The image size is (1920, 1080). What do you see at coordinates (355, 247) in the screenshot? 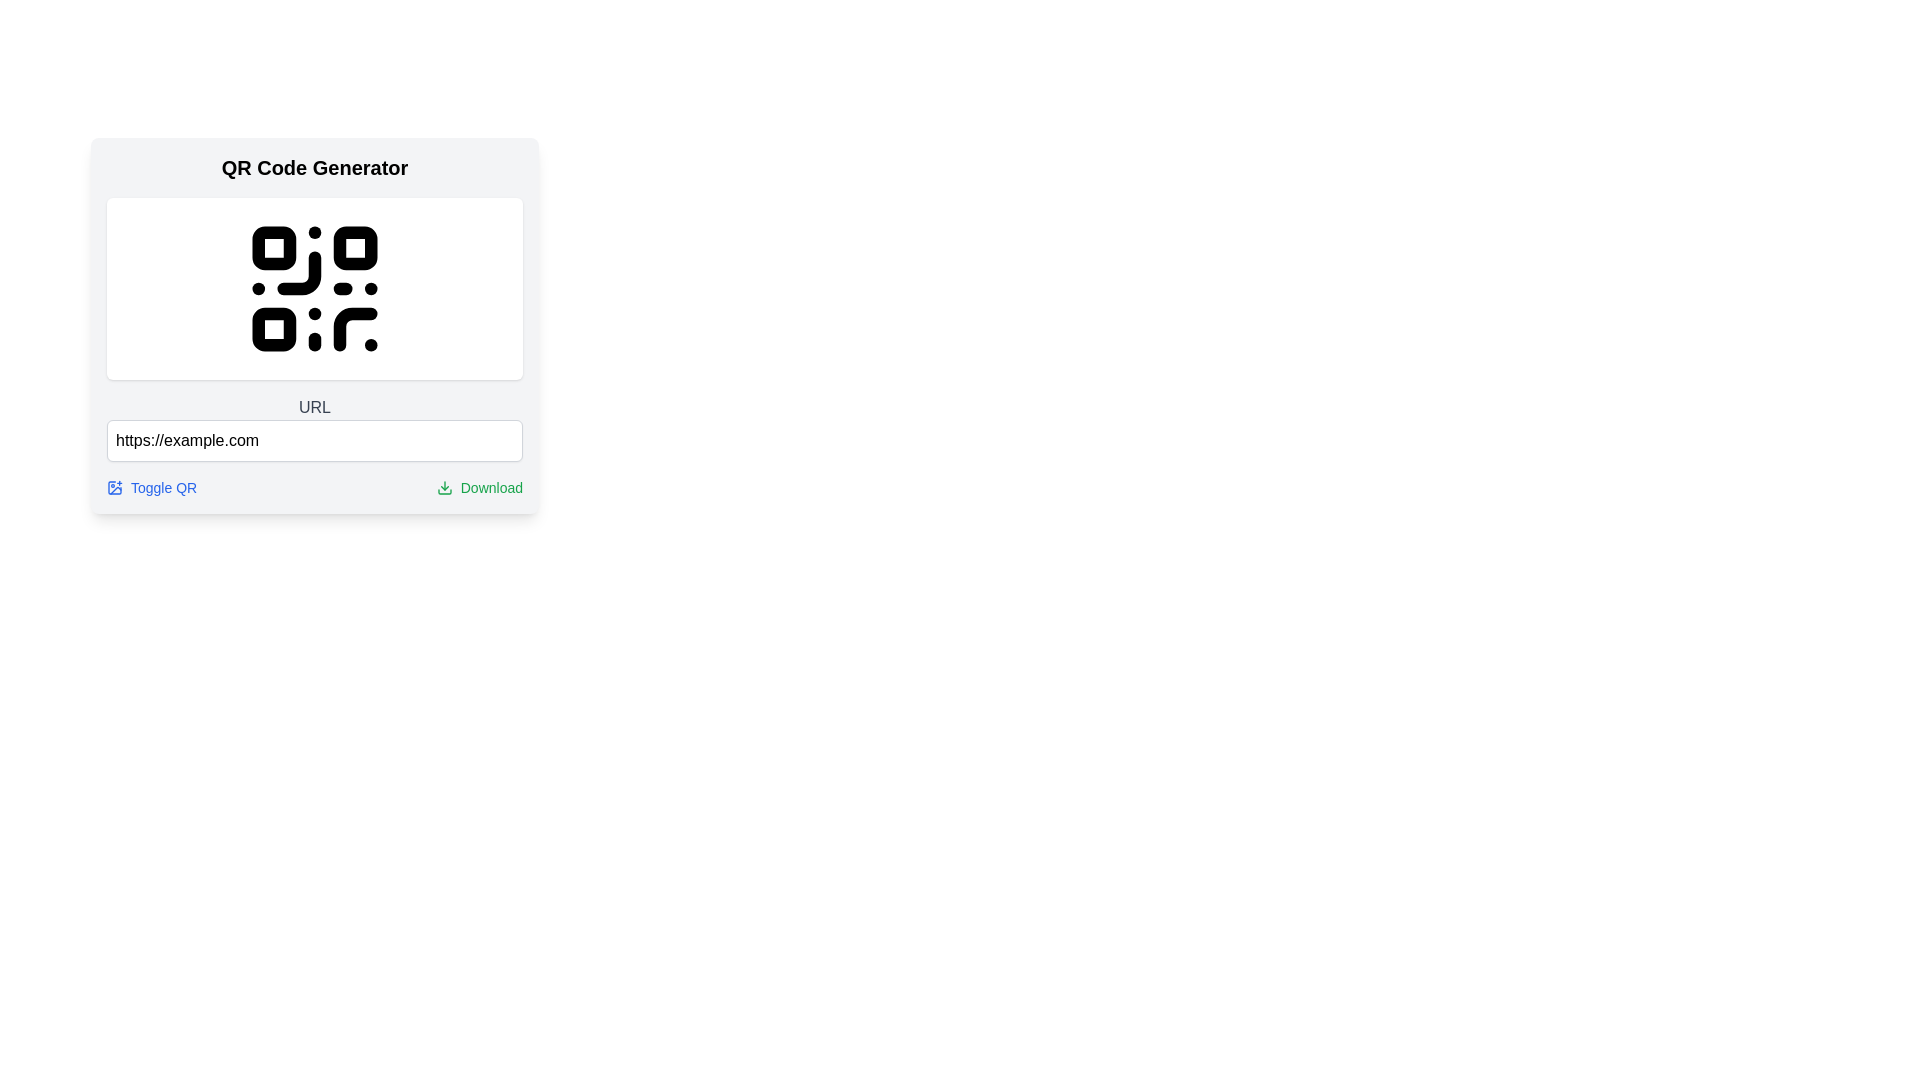
I see `the second square block with rounded corners in the upper right corner of the QR code grid within the 'QR Code Generator' interface` at bounding box center [355, 247].